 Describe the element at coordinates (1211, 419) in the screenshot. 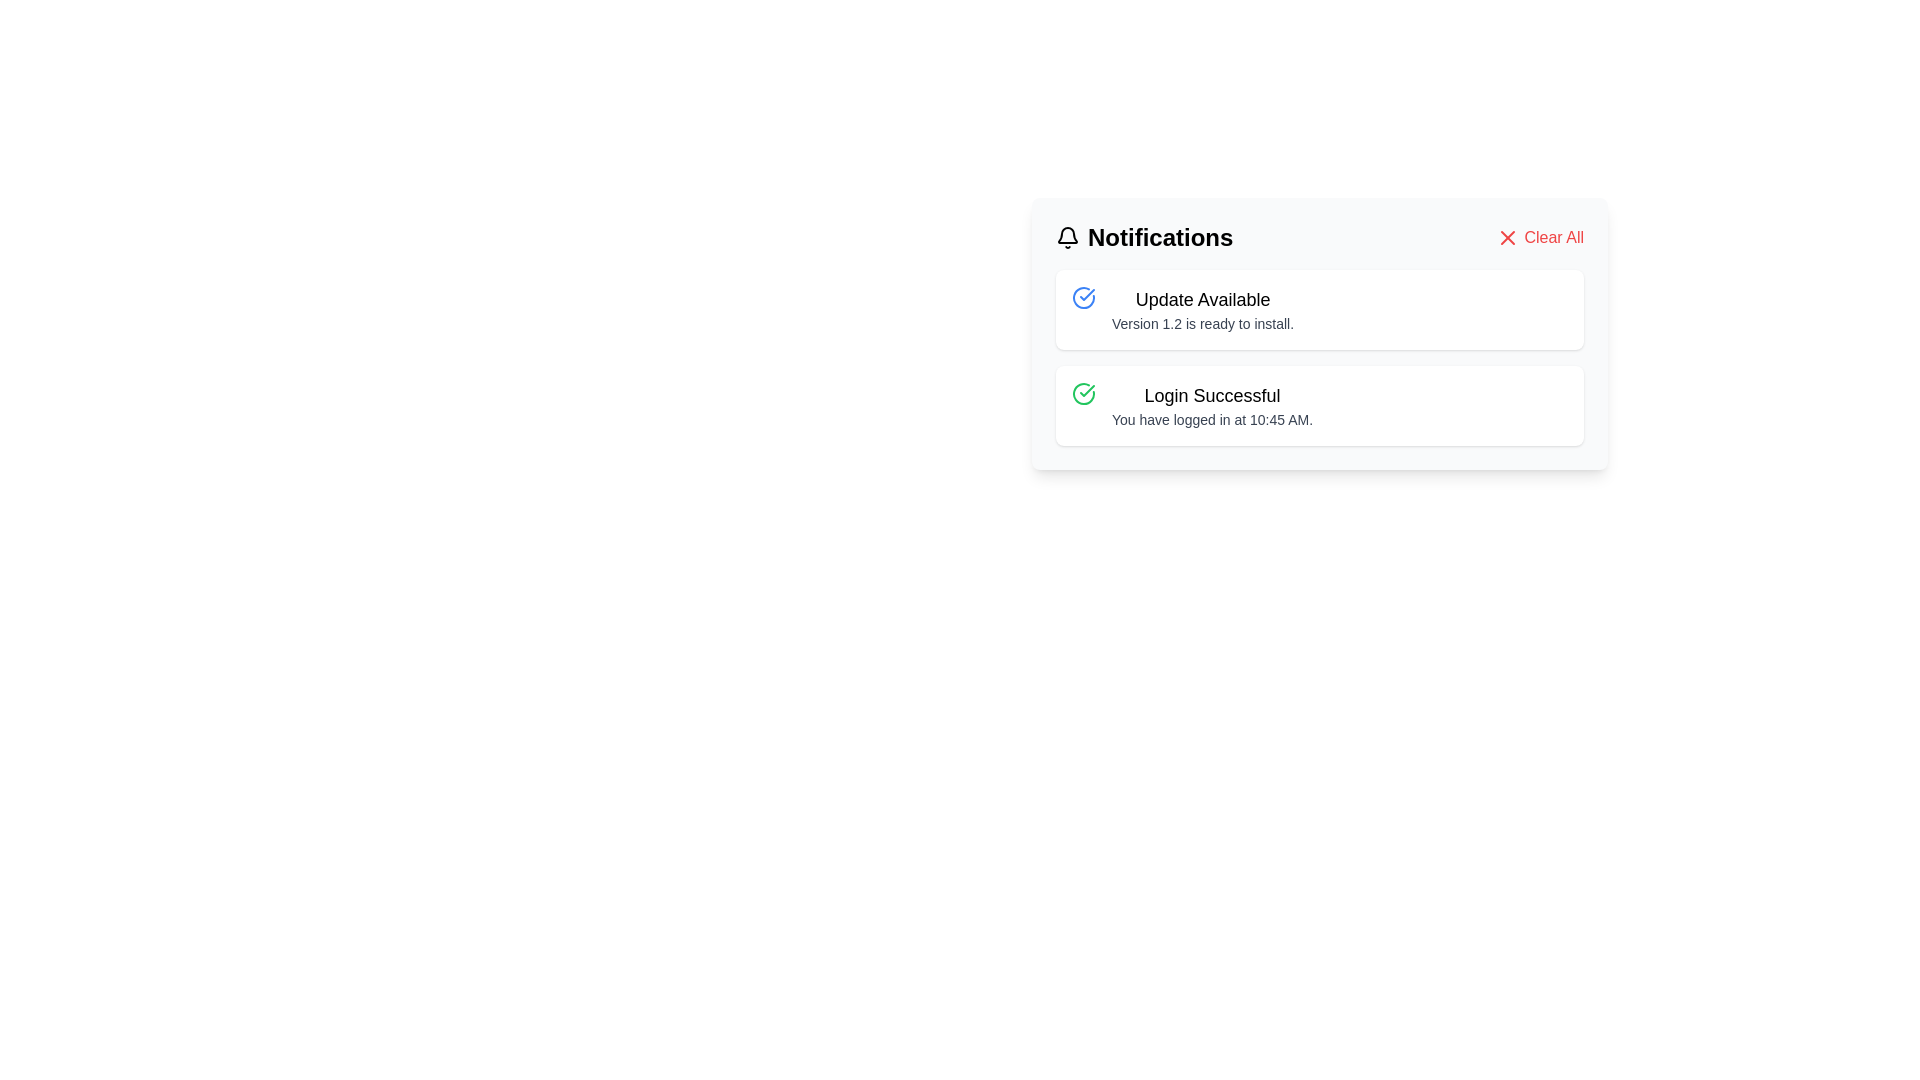

I see `the timestamp text label that indicates the user's login event, located within the notification area of the login information card` at that location.